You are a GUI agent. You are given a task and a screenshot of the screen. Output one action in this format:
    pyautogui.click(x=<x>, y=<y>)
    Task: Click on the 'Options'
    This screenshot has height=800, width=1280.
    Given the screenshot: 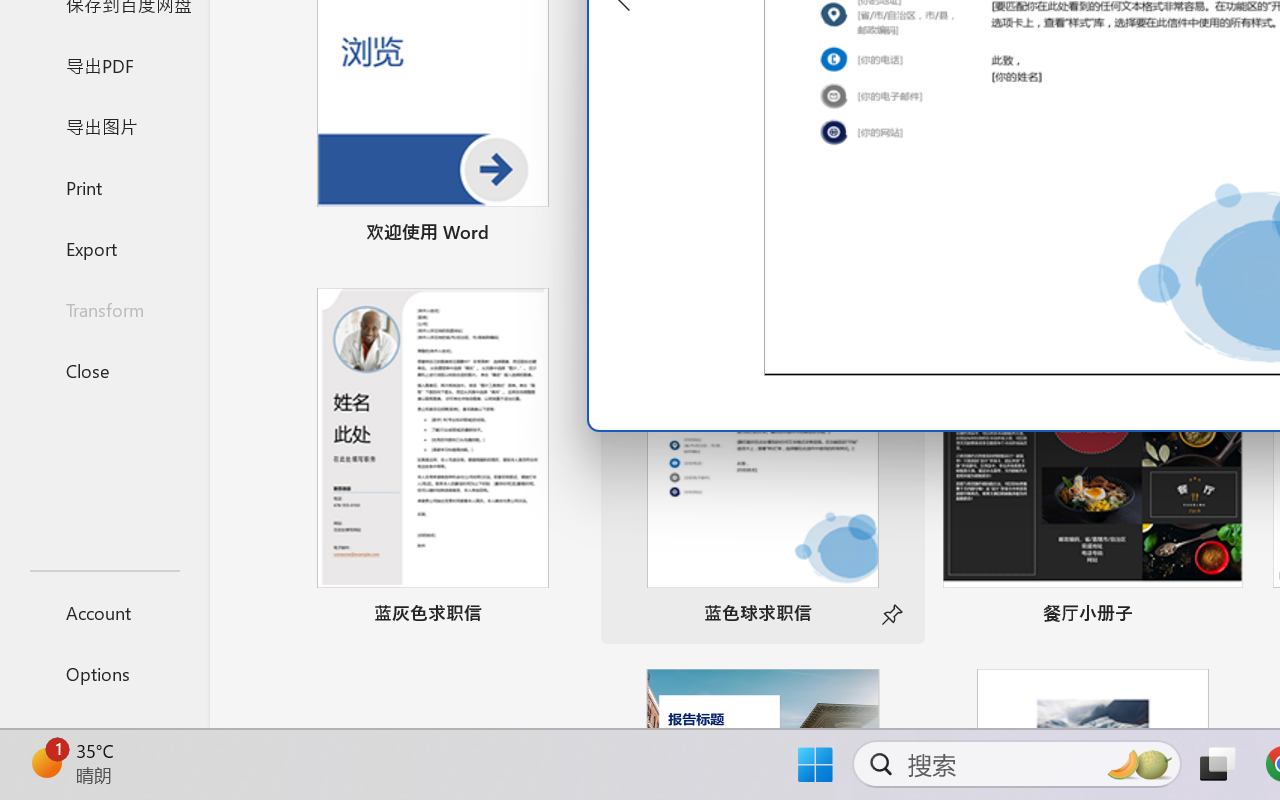 What is the action you would take?
    pyautogui.click(x=103, y=673)
    